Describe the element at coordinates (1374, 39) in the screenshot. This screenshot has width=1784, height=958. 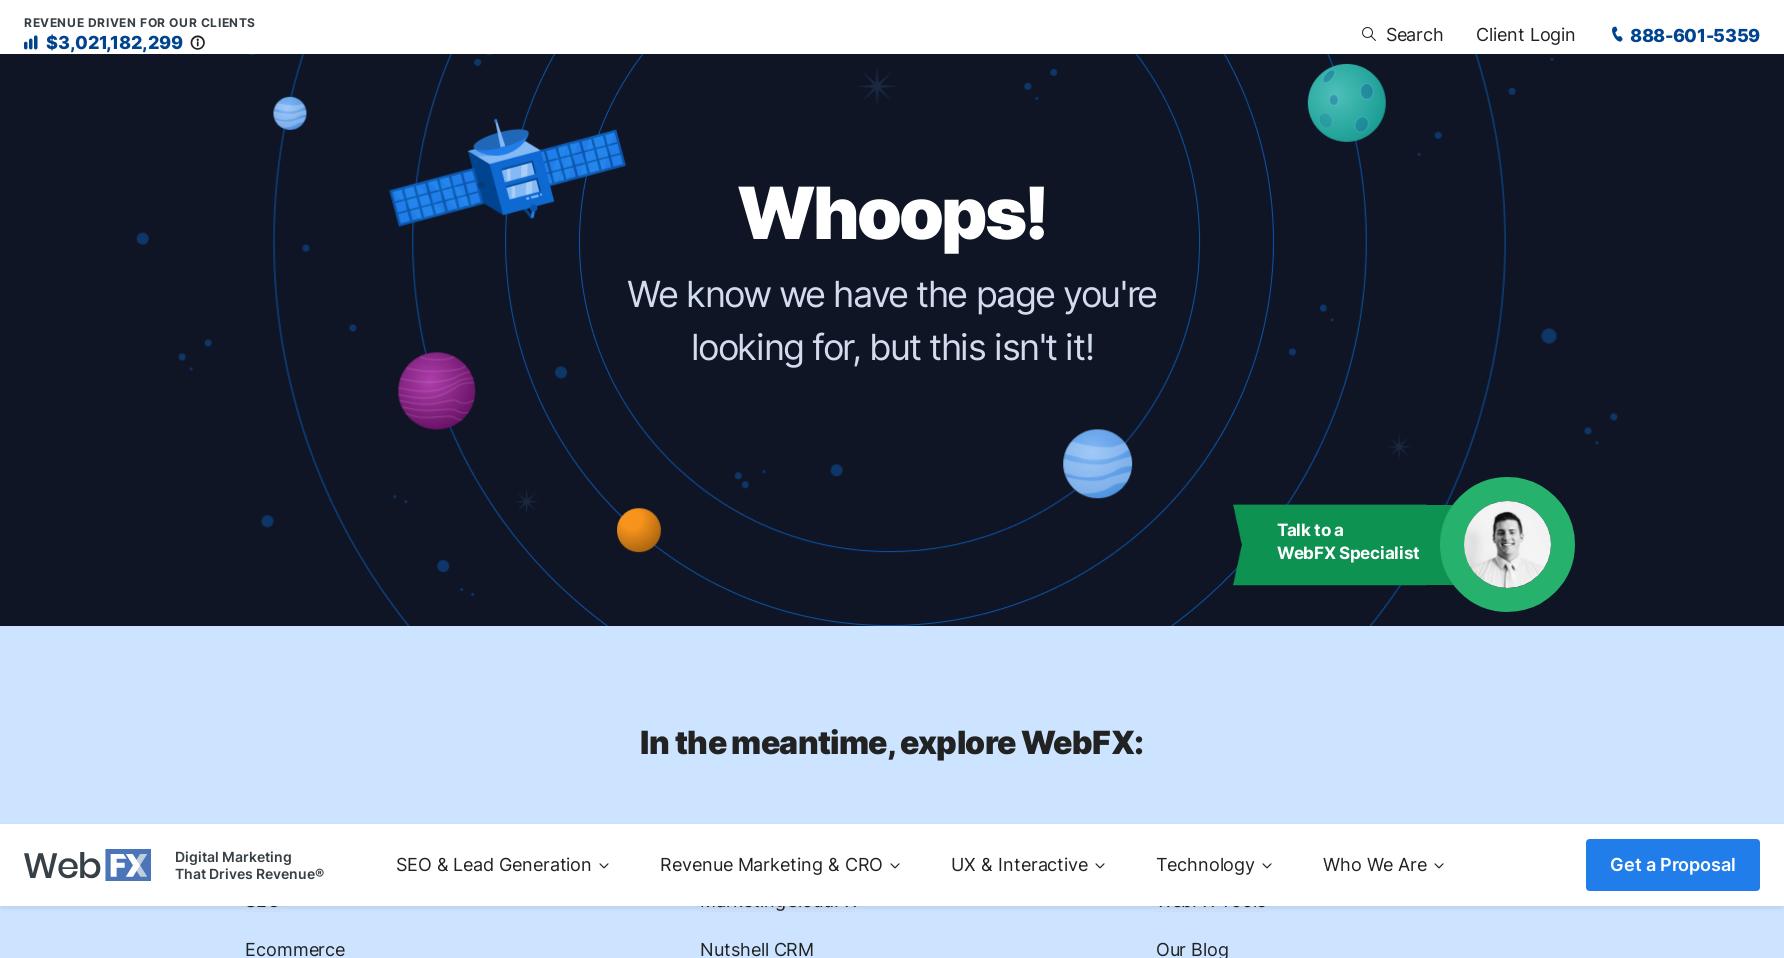
I see `'Who We Are'` at that location.